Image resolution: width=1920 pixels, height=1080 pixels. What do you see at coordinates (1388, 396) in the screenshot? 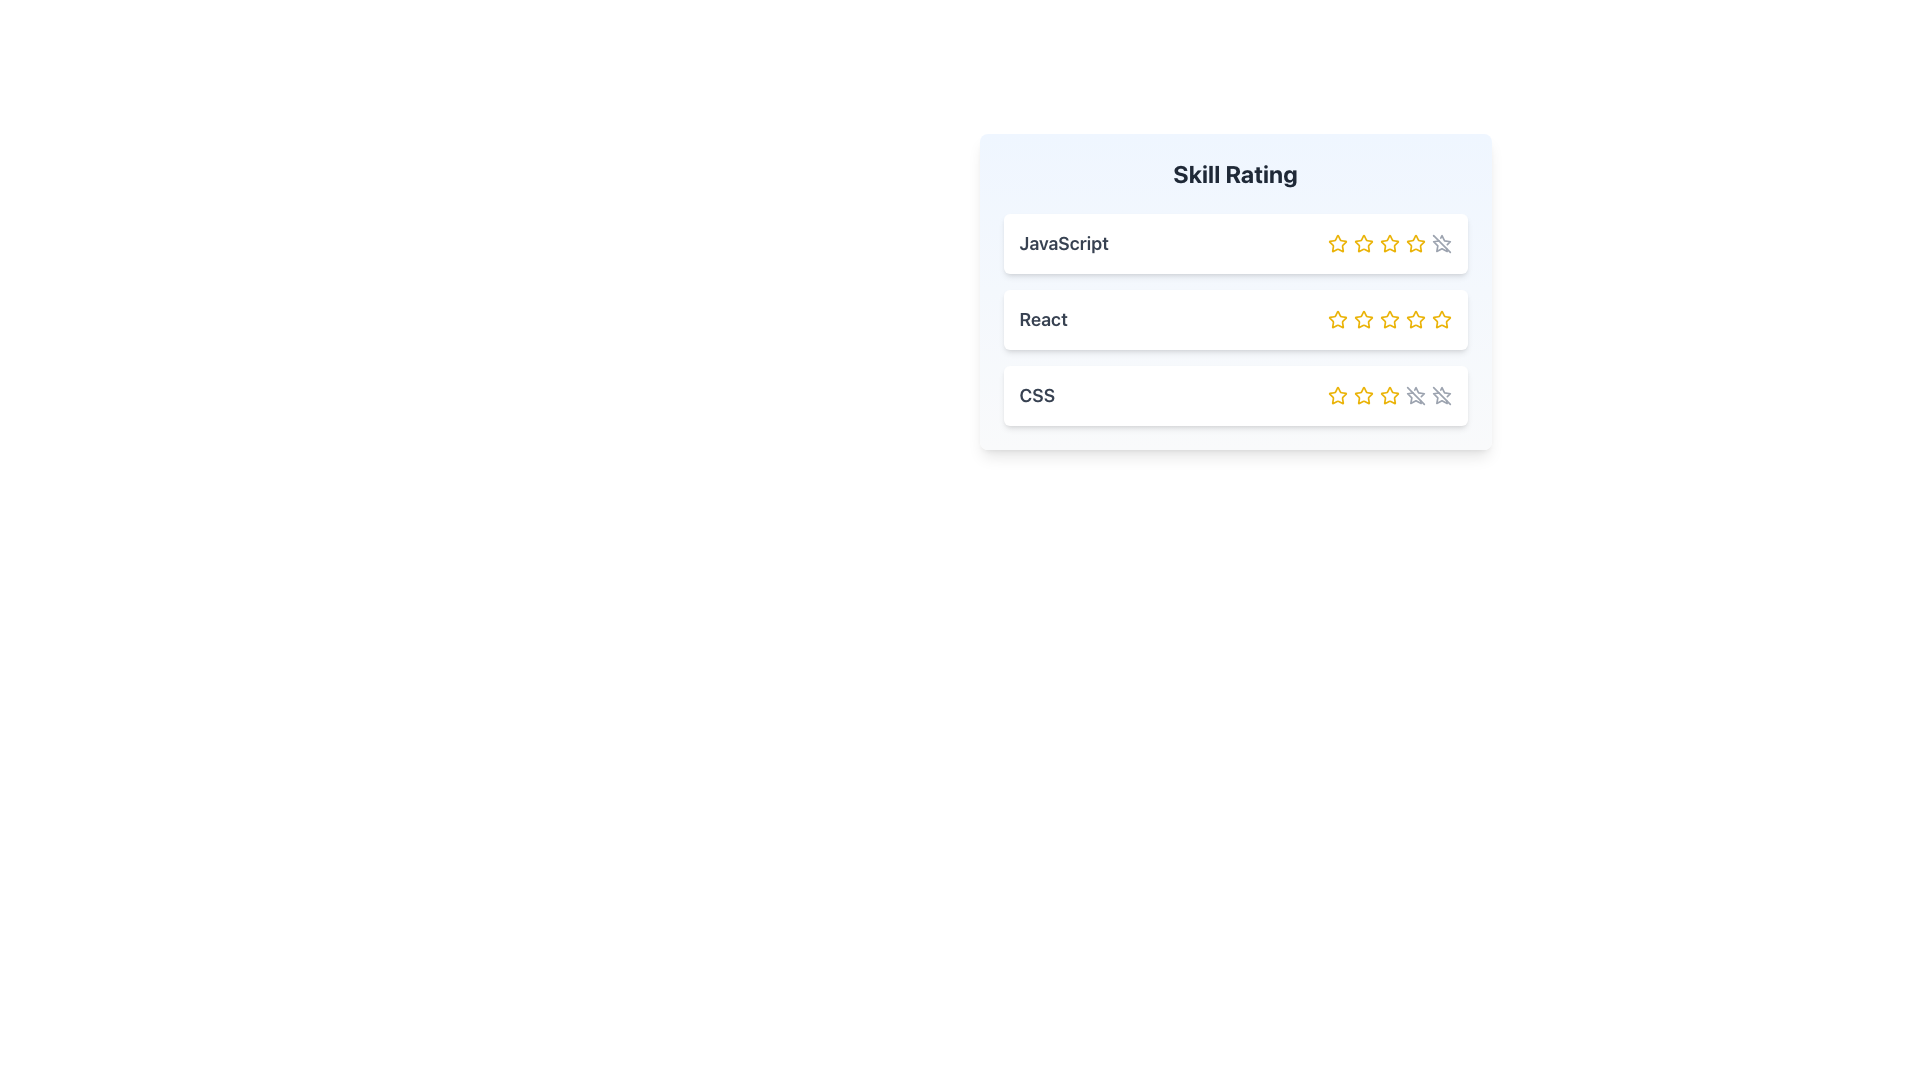
I see `the unselected stars in the Rating Star Group next` at bounding box center [1388, 396].